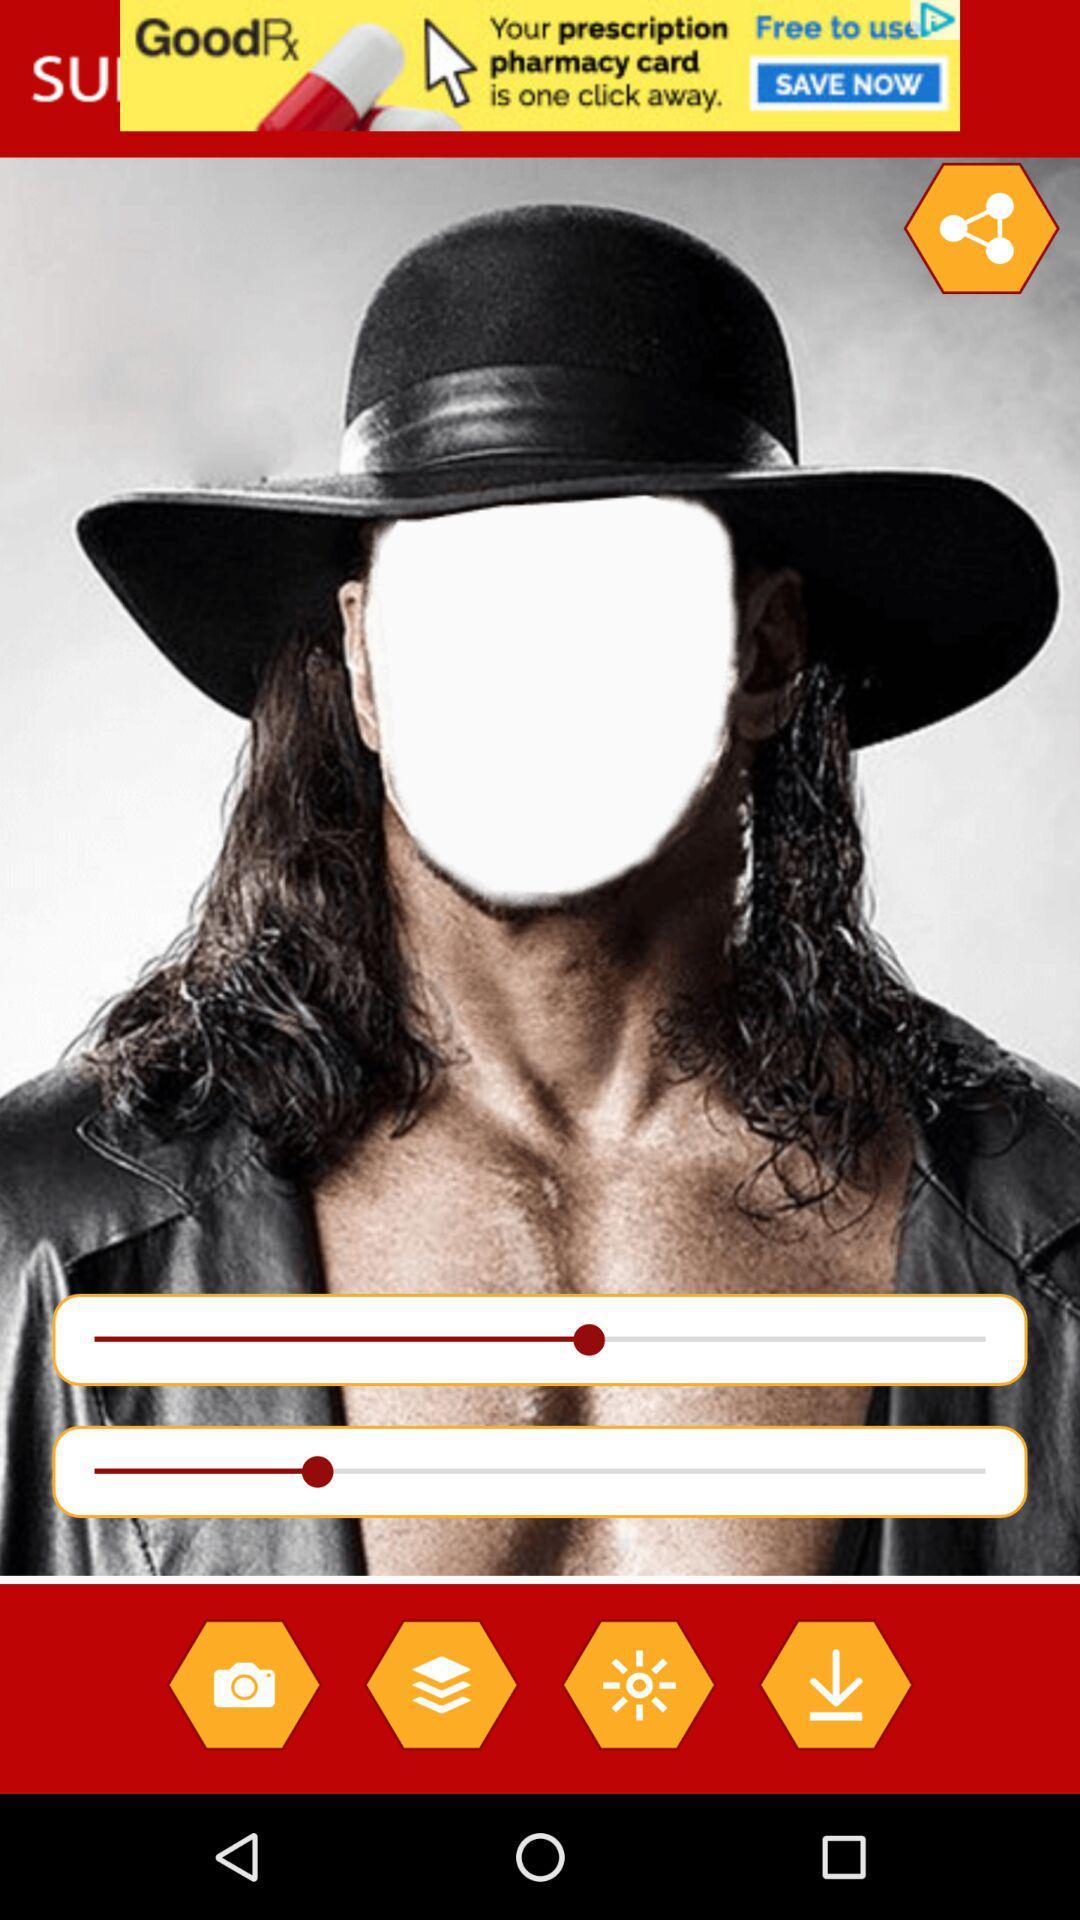 This screenshot has height=1920, width=1080. I want to click on settin, so click(980, 228).